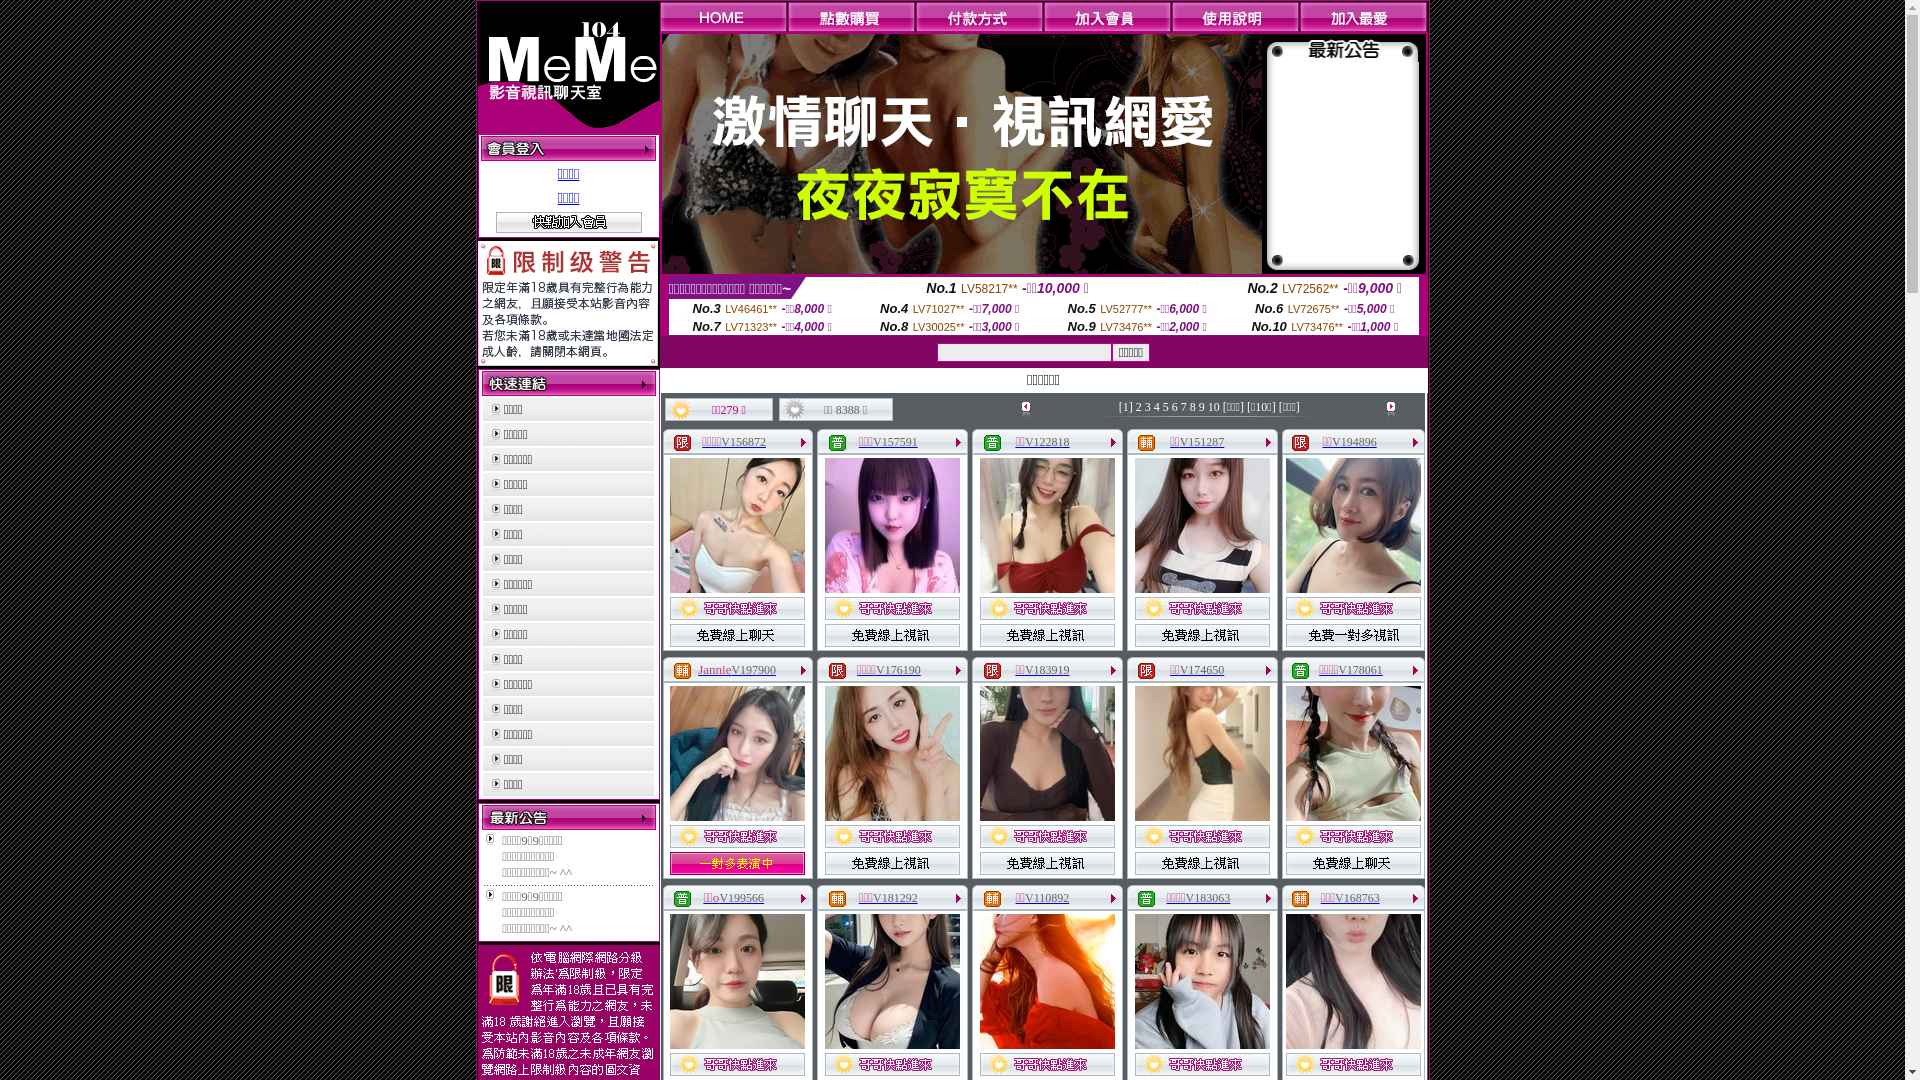  Describe the element at coordinates (719, 897) in the screenshot. I see `'V199566'` at that location.